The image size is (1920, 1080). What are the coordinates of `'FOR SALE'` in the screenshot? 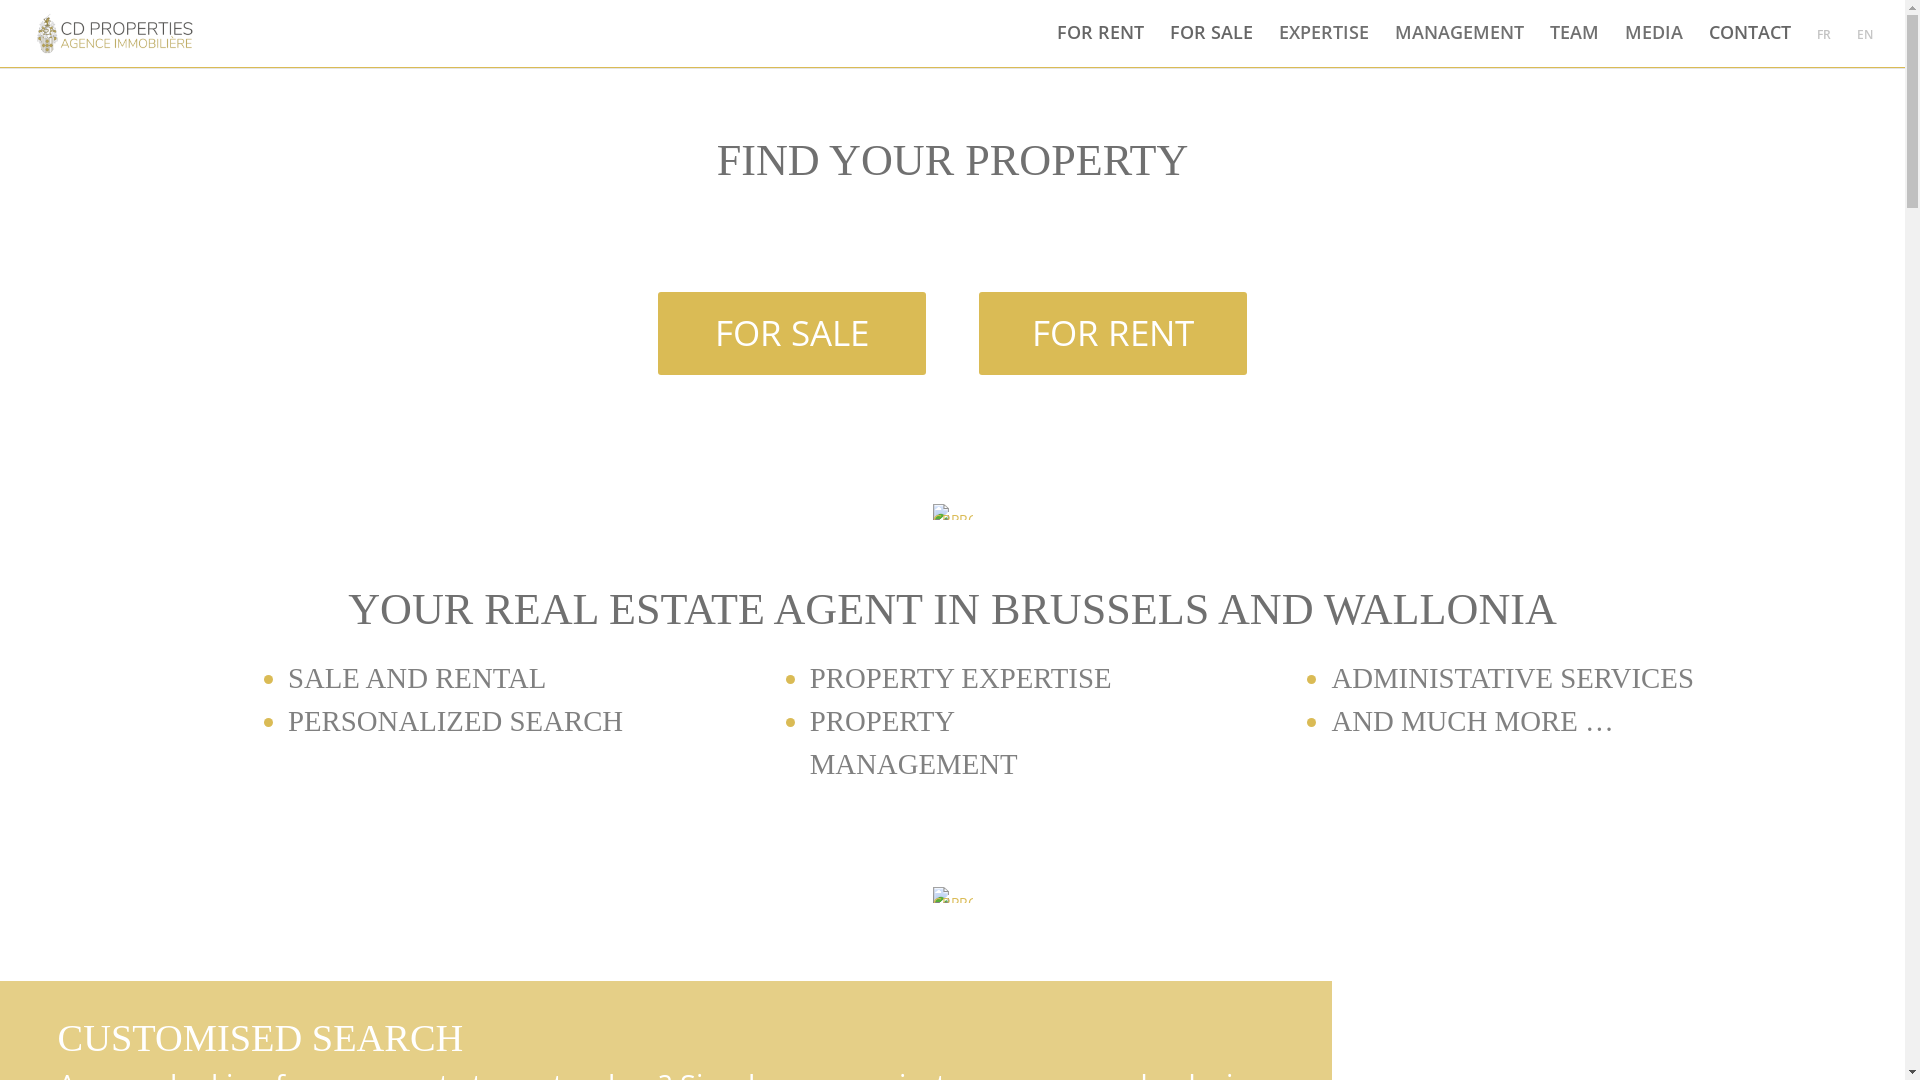 It's located at (1210, 44).